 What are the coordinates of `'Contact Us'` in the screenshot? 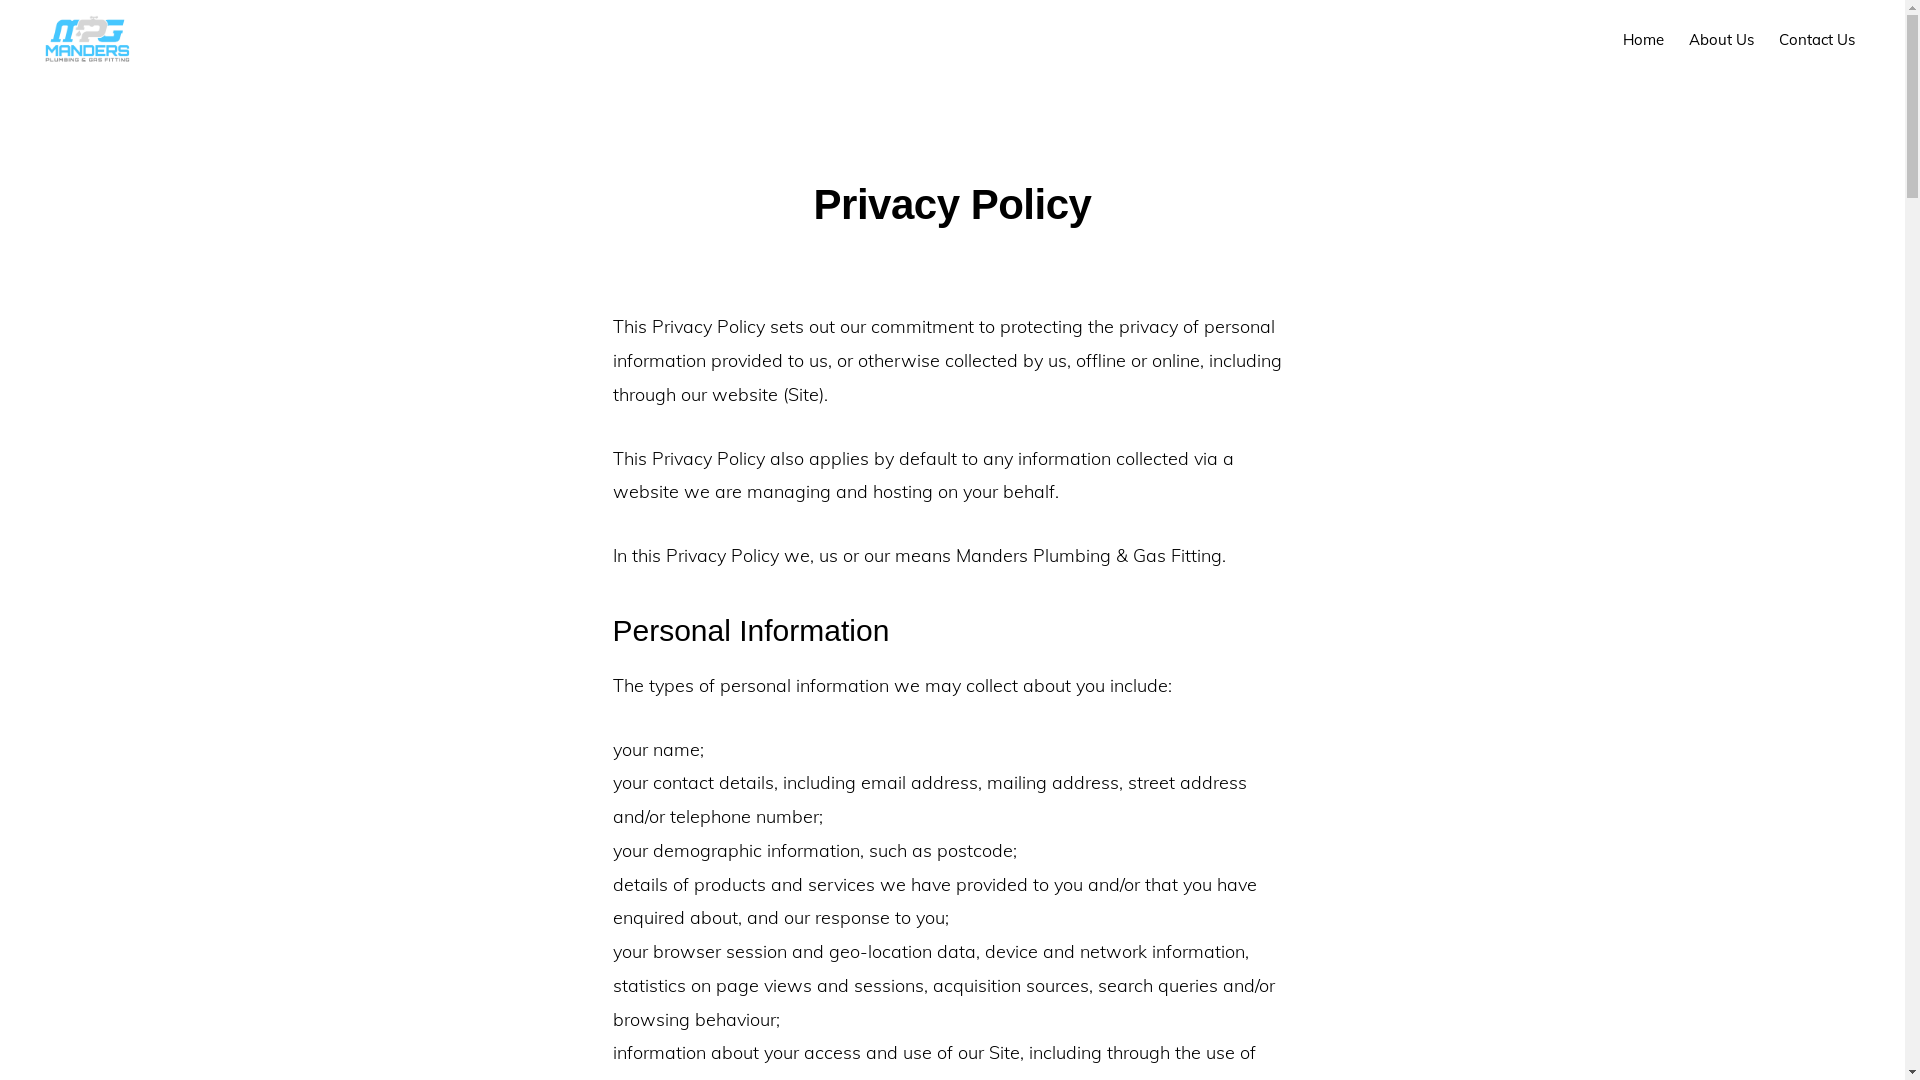 It's located at (1817, 39).